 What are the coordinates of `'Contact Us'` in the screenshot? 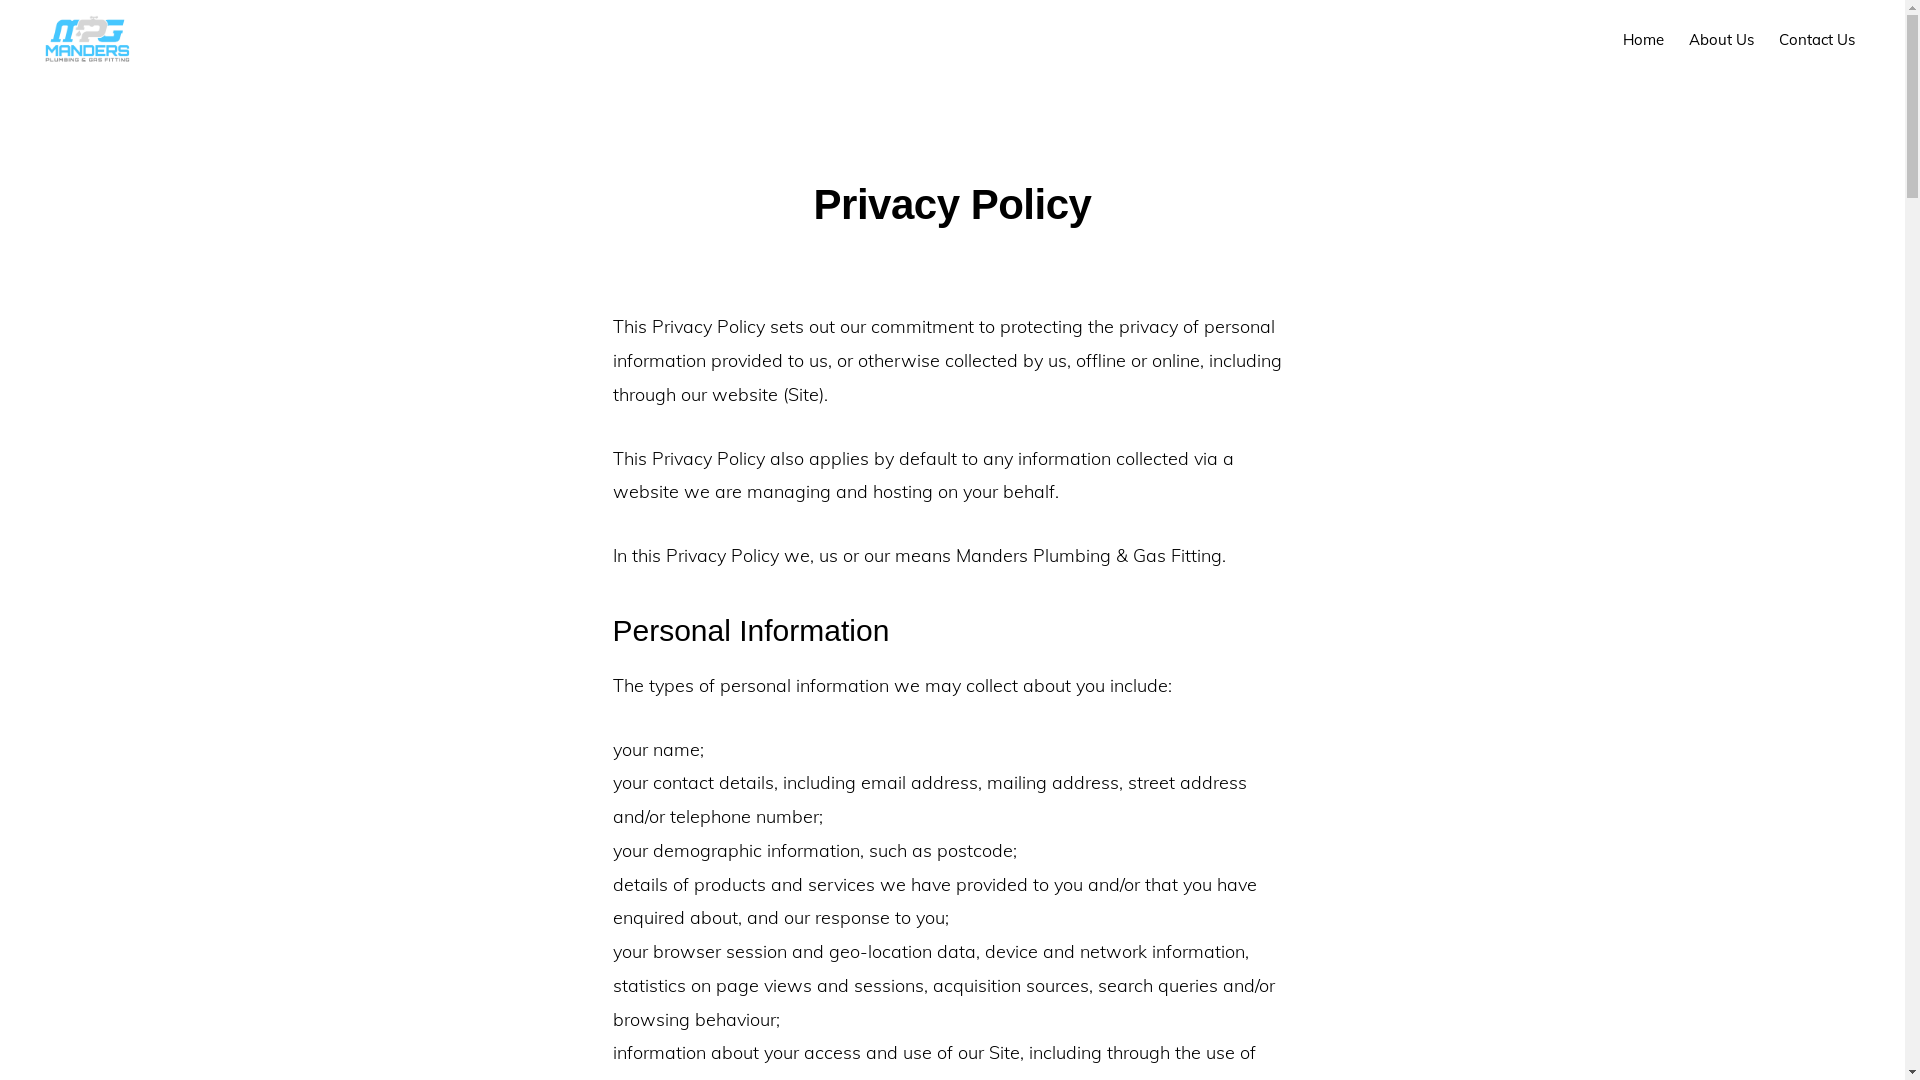 It's located at (1817, 39).